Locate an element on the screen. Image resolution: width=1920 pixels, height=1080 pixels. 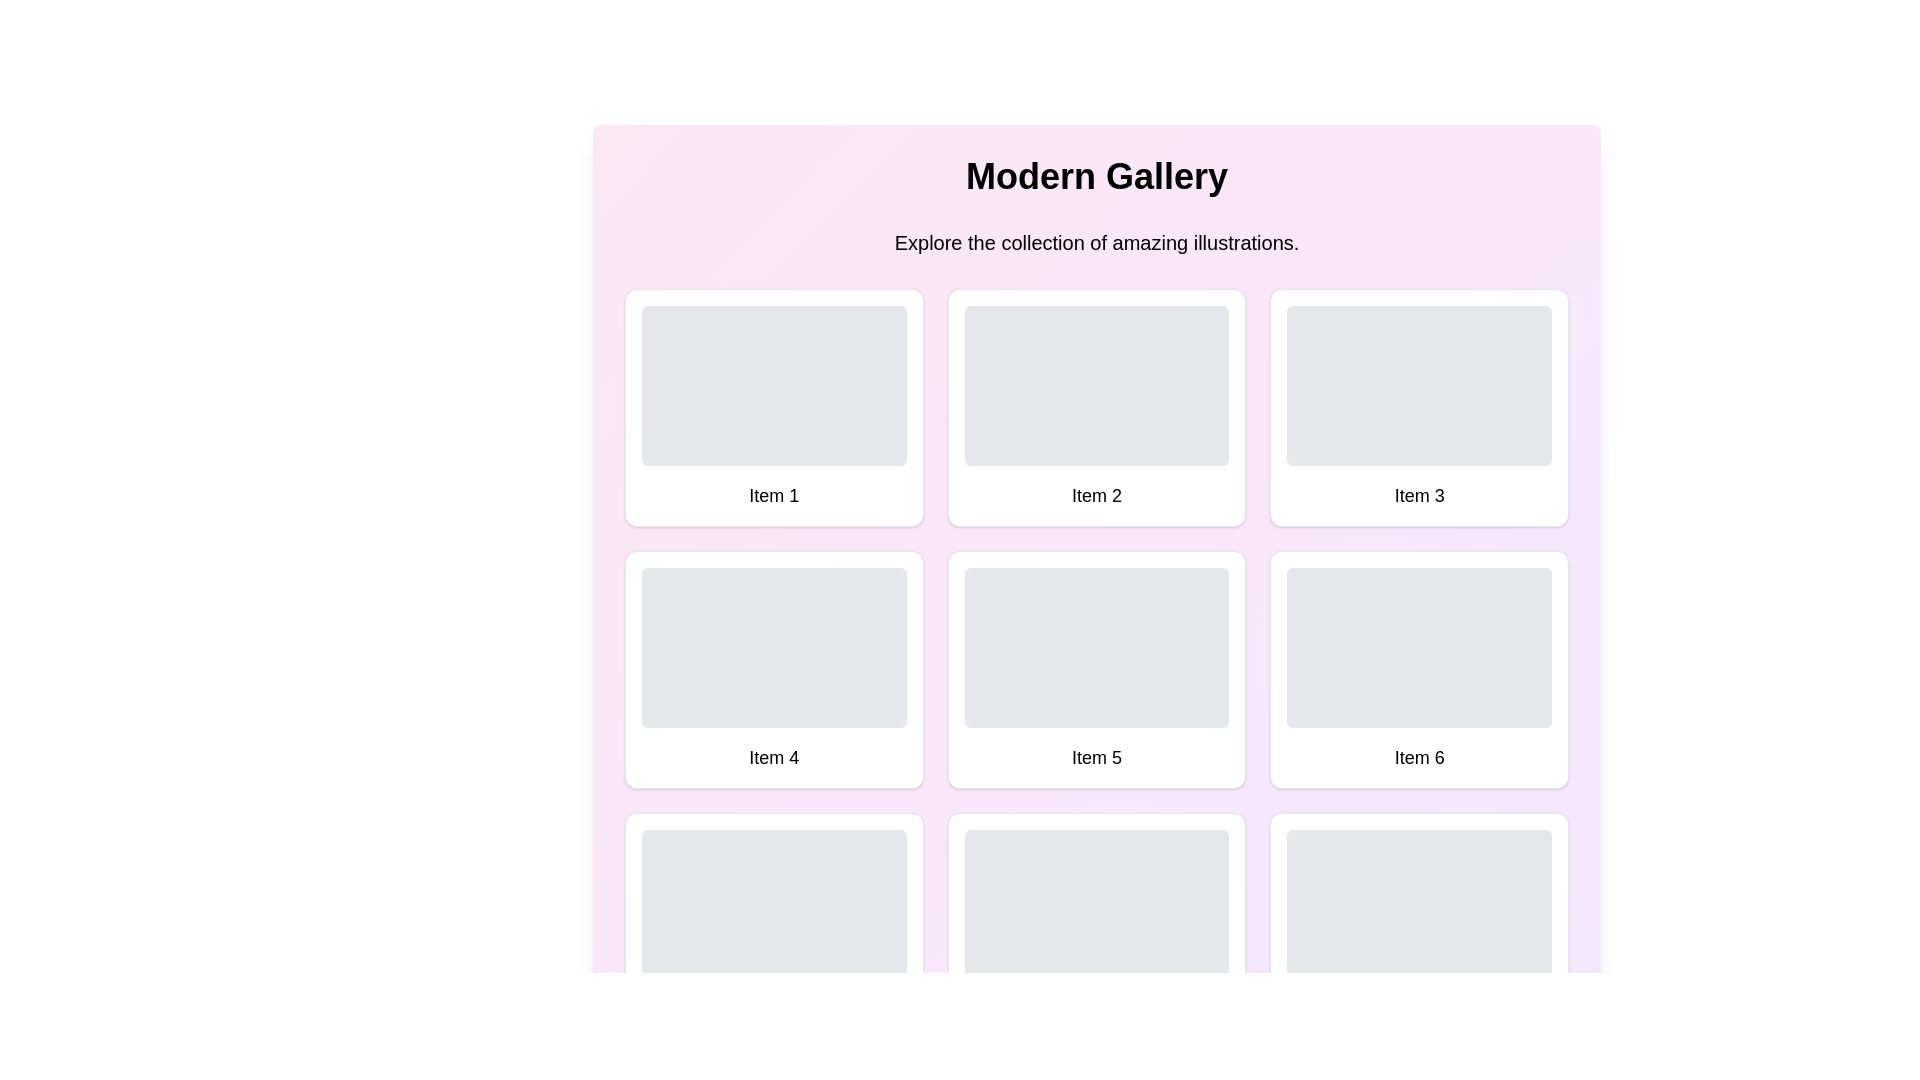
the Card representing 'Item 9' in the gallery, located in the bottom-right corner of the interface is located at coordinates (1418, 932).